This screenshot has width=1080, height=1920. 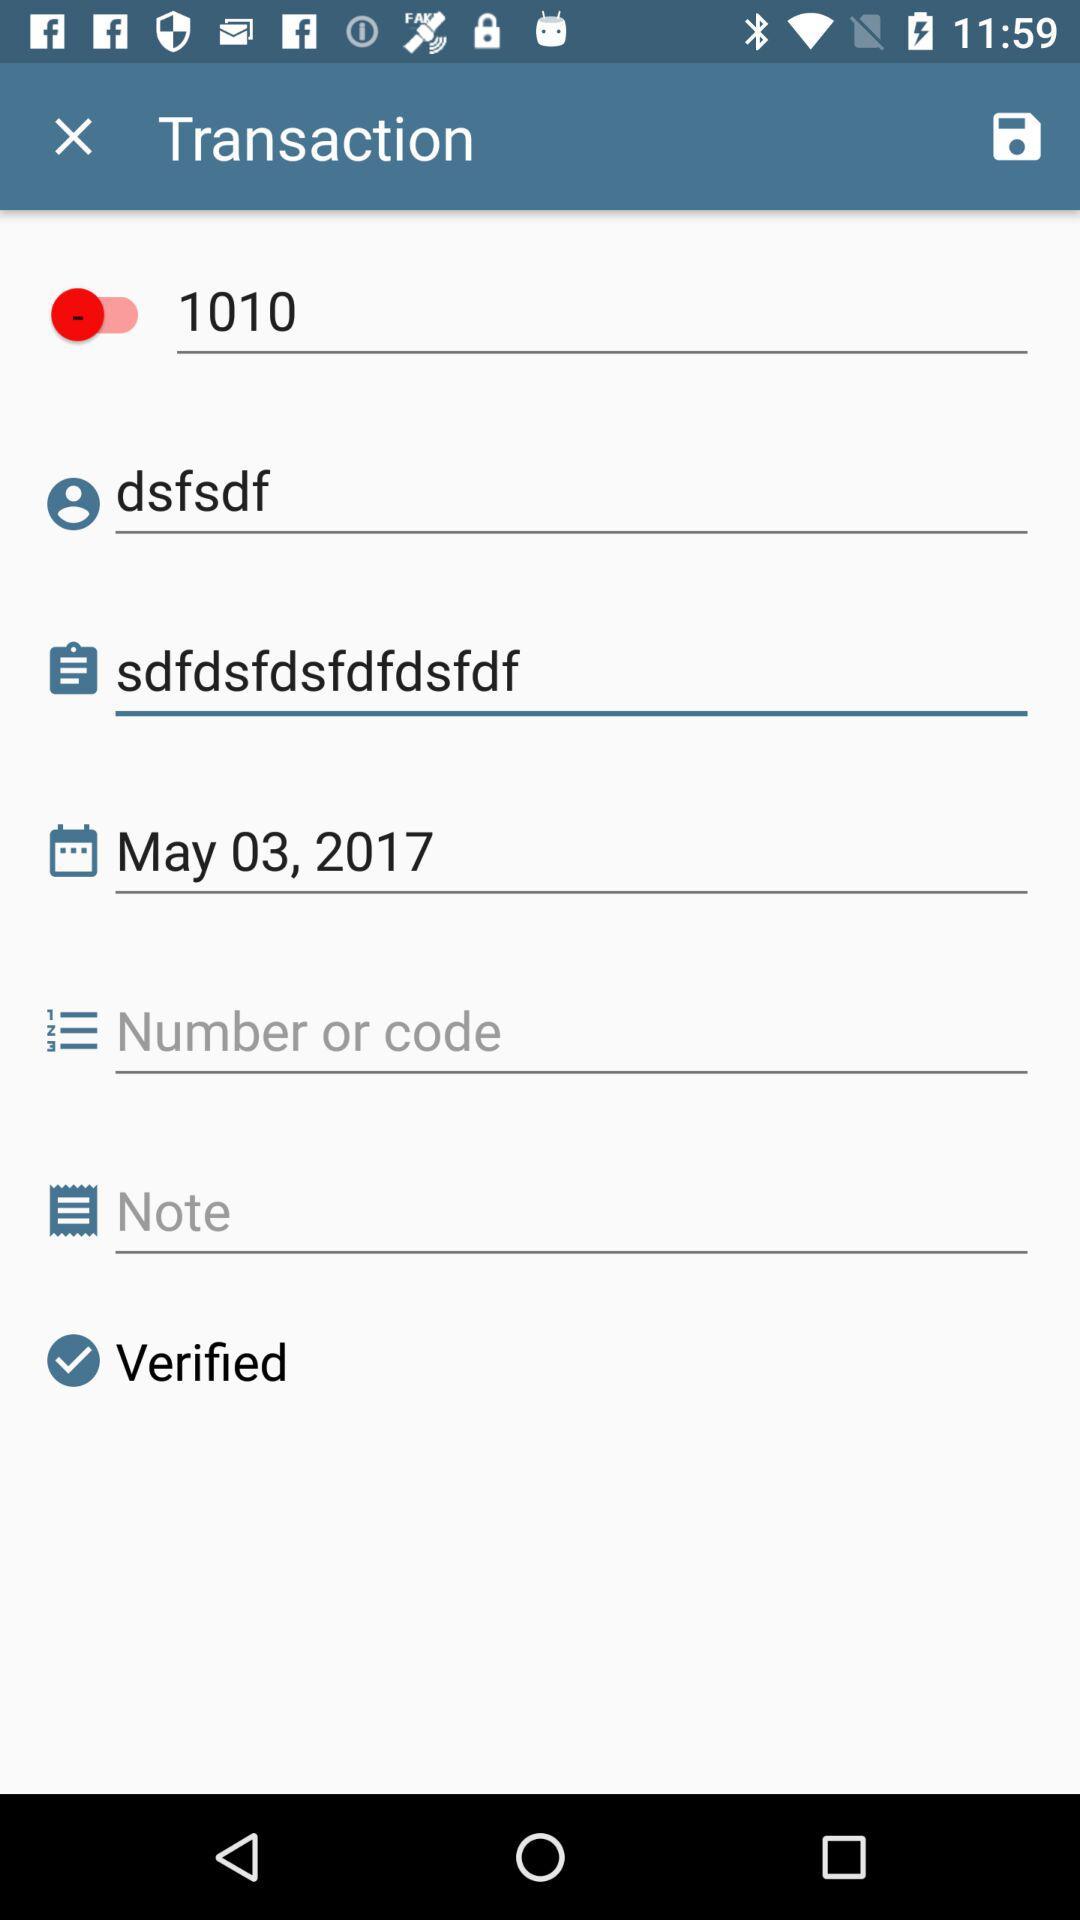 I want to click on the icon to the left of the may 03, 2017, so click(x=72, y=850).